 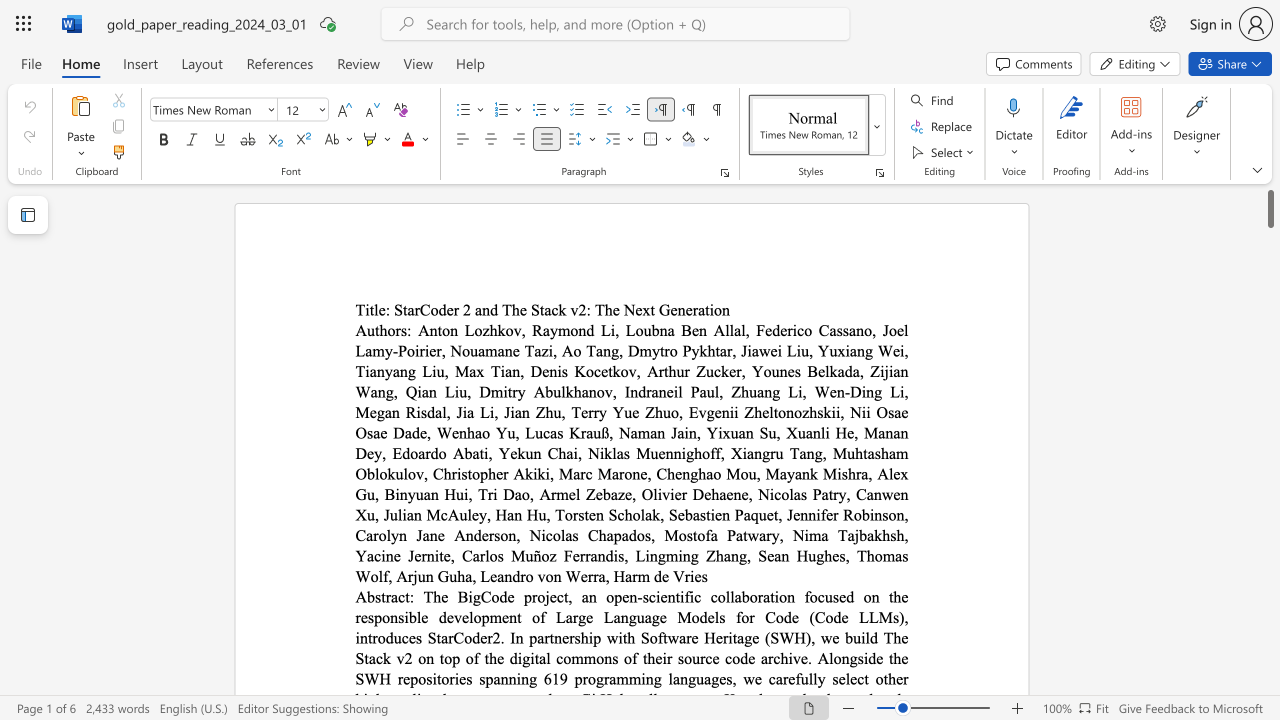 I want to click on the scrollbar on the right to shift the page lower, so click(x=1269, y=518).